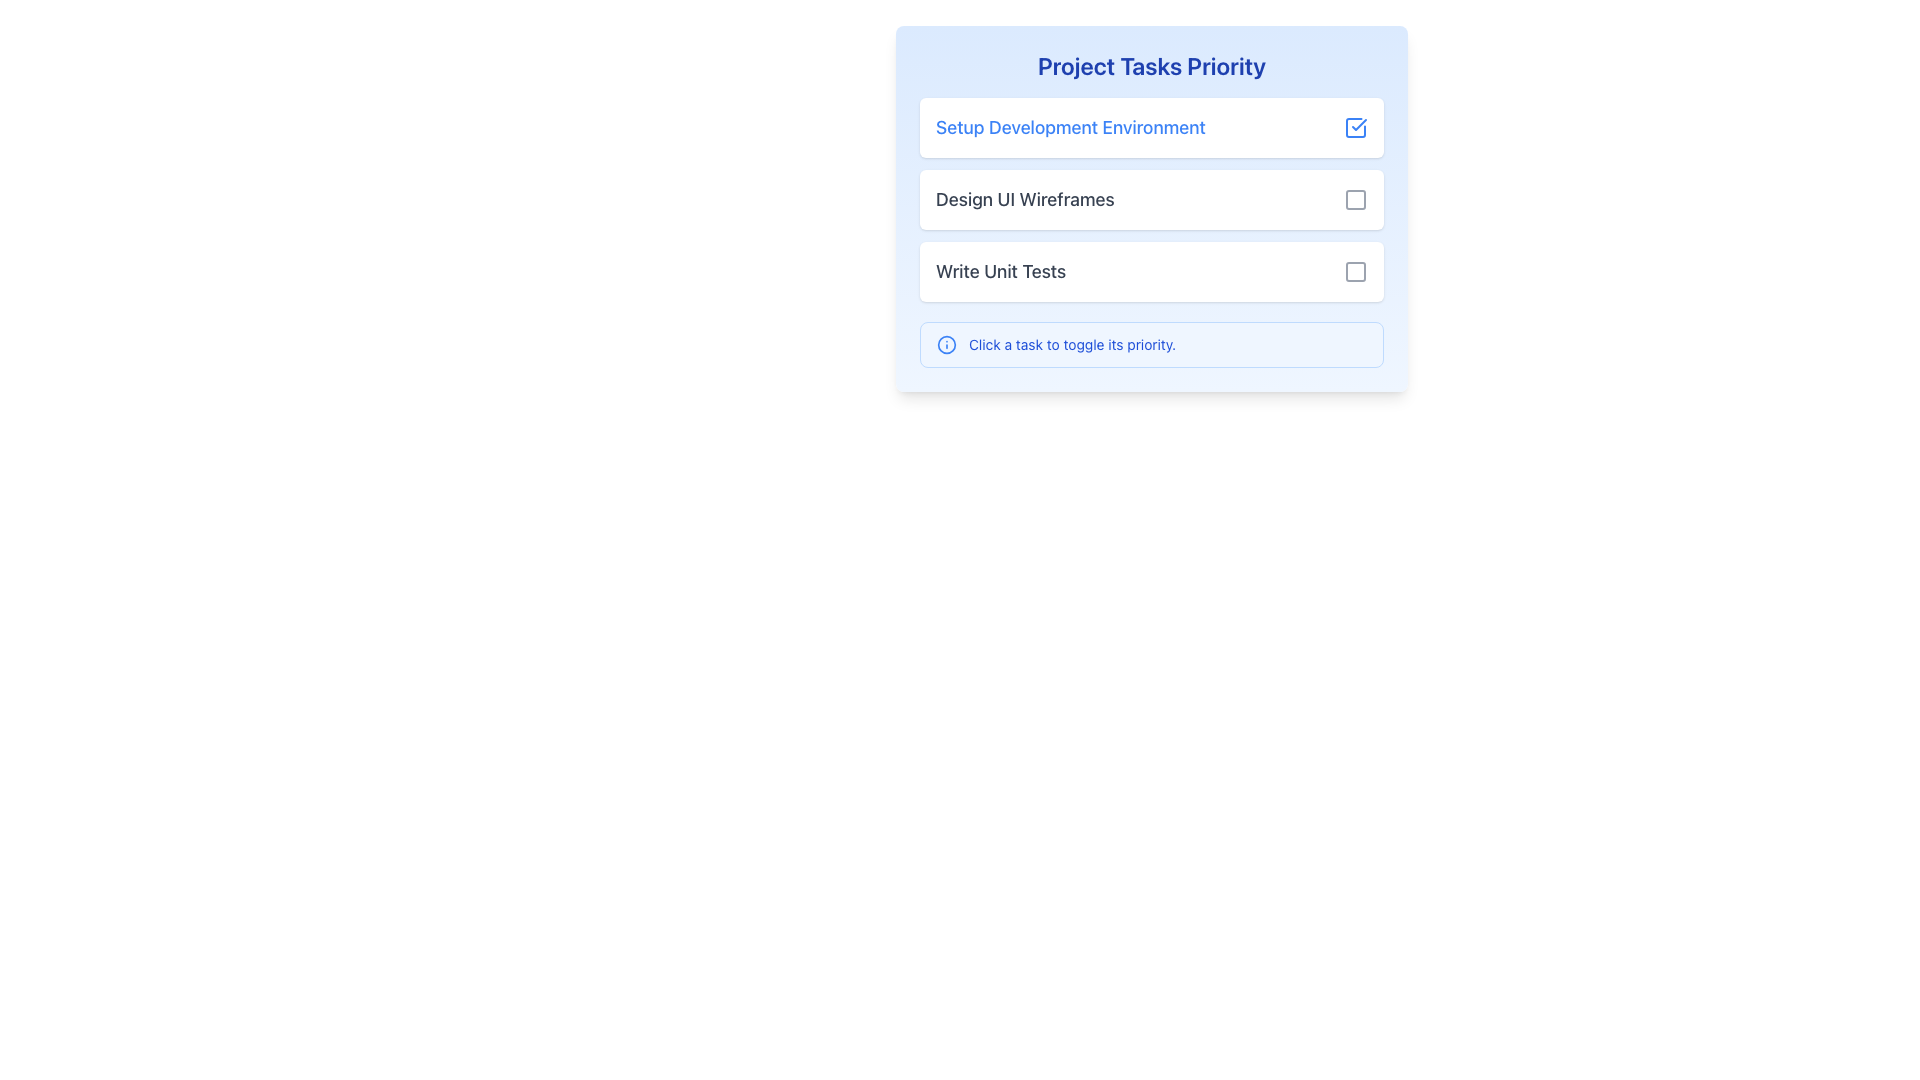 The image size is (1920, 1080). Describe the element at coordinates (1152, 343) in the screenshot. I see `the Information box, which is a notification box with a blue background and a bordered outline, containing the text 'Click a task to toggle its priority.'` at that location.